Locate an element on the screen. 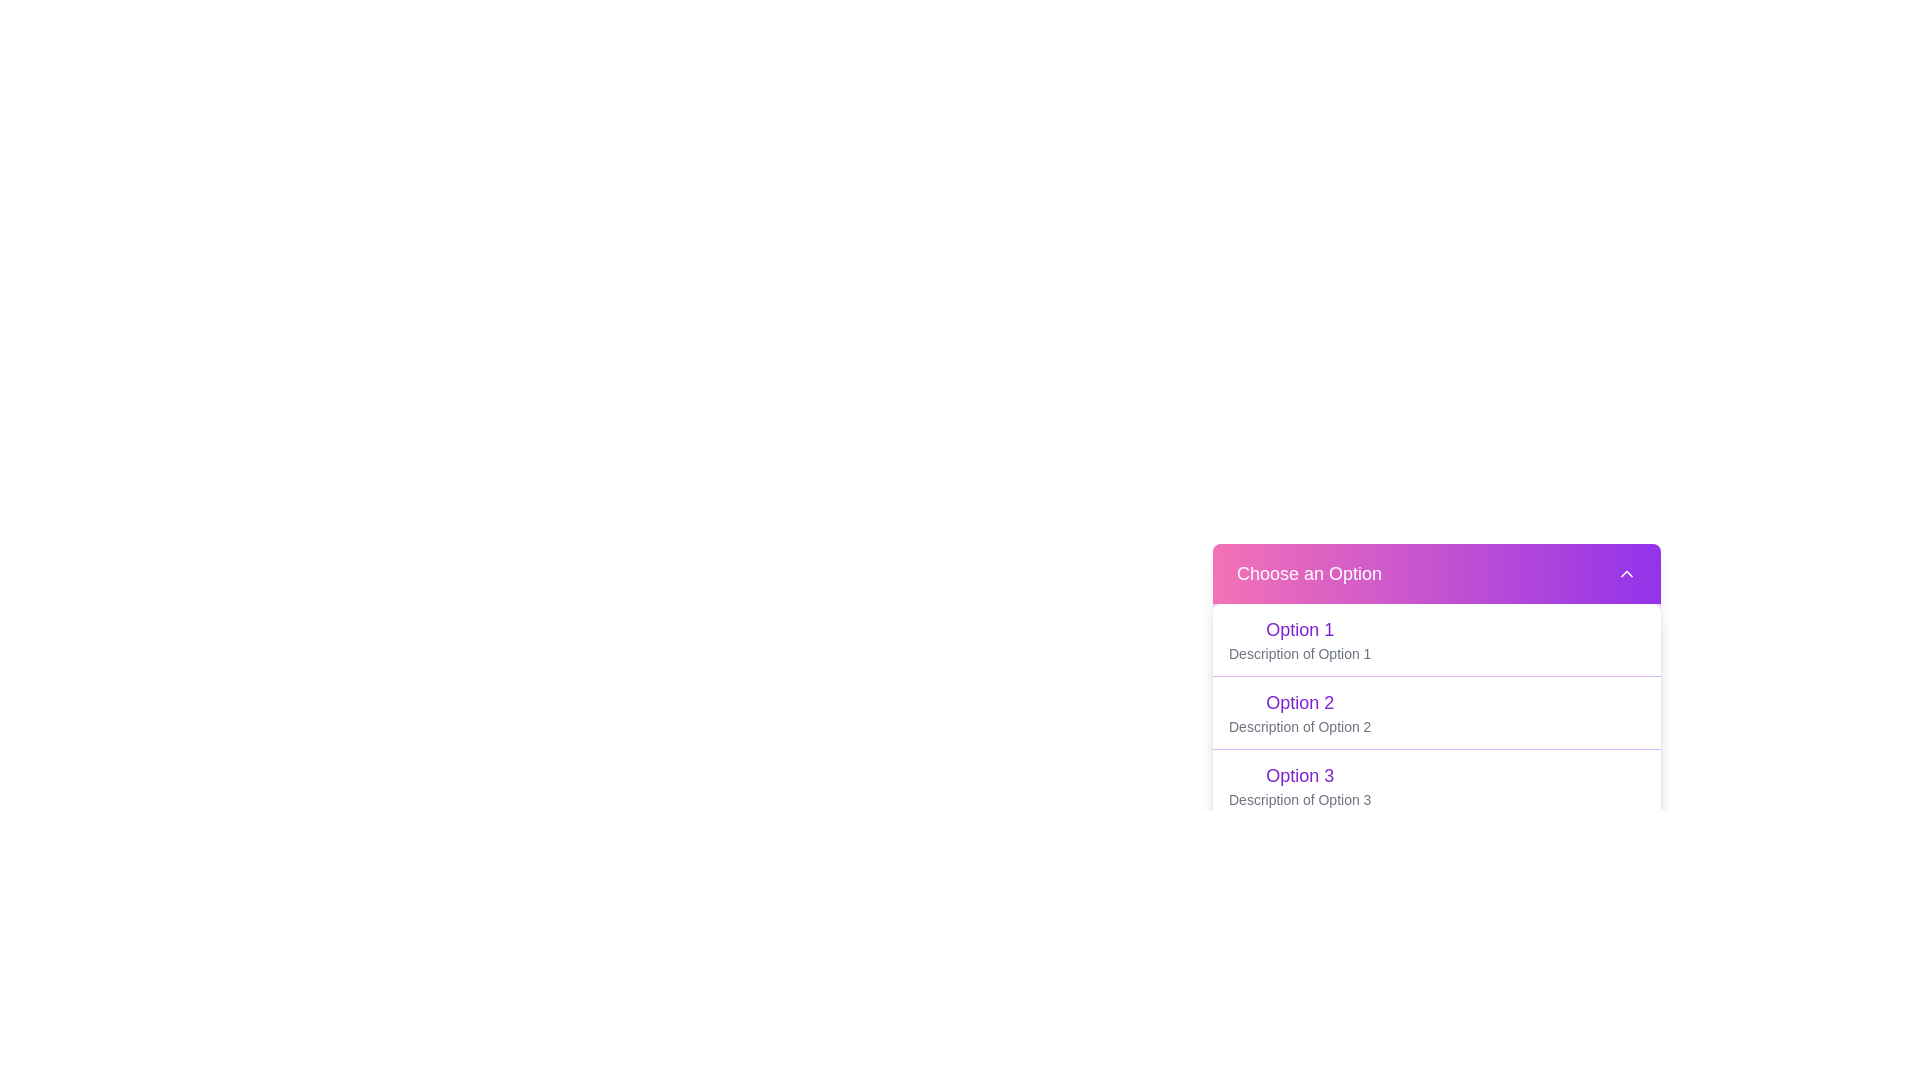  the first selectable option in the dropdown menu labeled 'Option 1' is located at coordinates (1300, 640).